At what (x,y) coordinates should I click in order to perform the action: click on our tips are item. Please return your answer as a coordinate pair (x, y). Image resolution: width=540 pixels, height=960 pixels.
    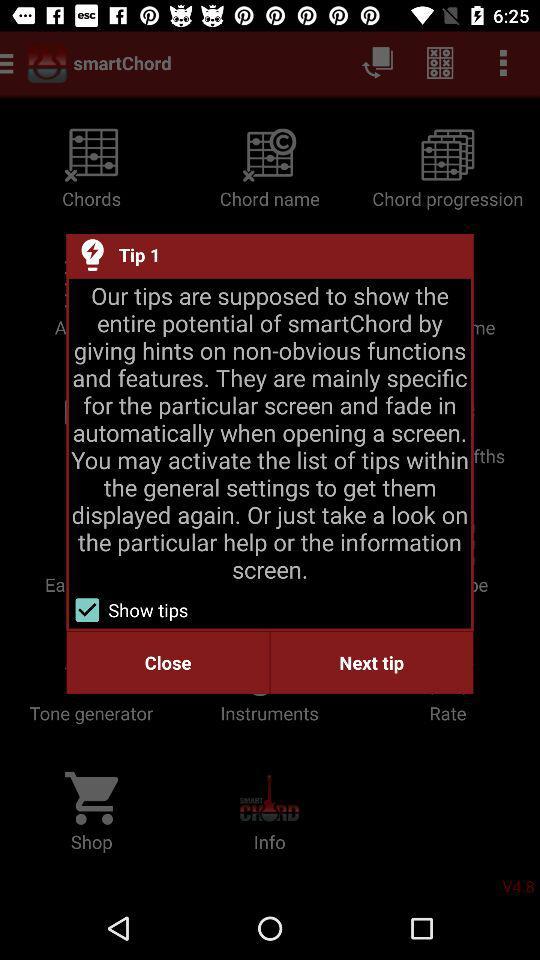
    Looking at the image, I should click on (270, 432).